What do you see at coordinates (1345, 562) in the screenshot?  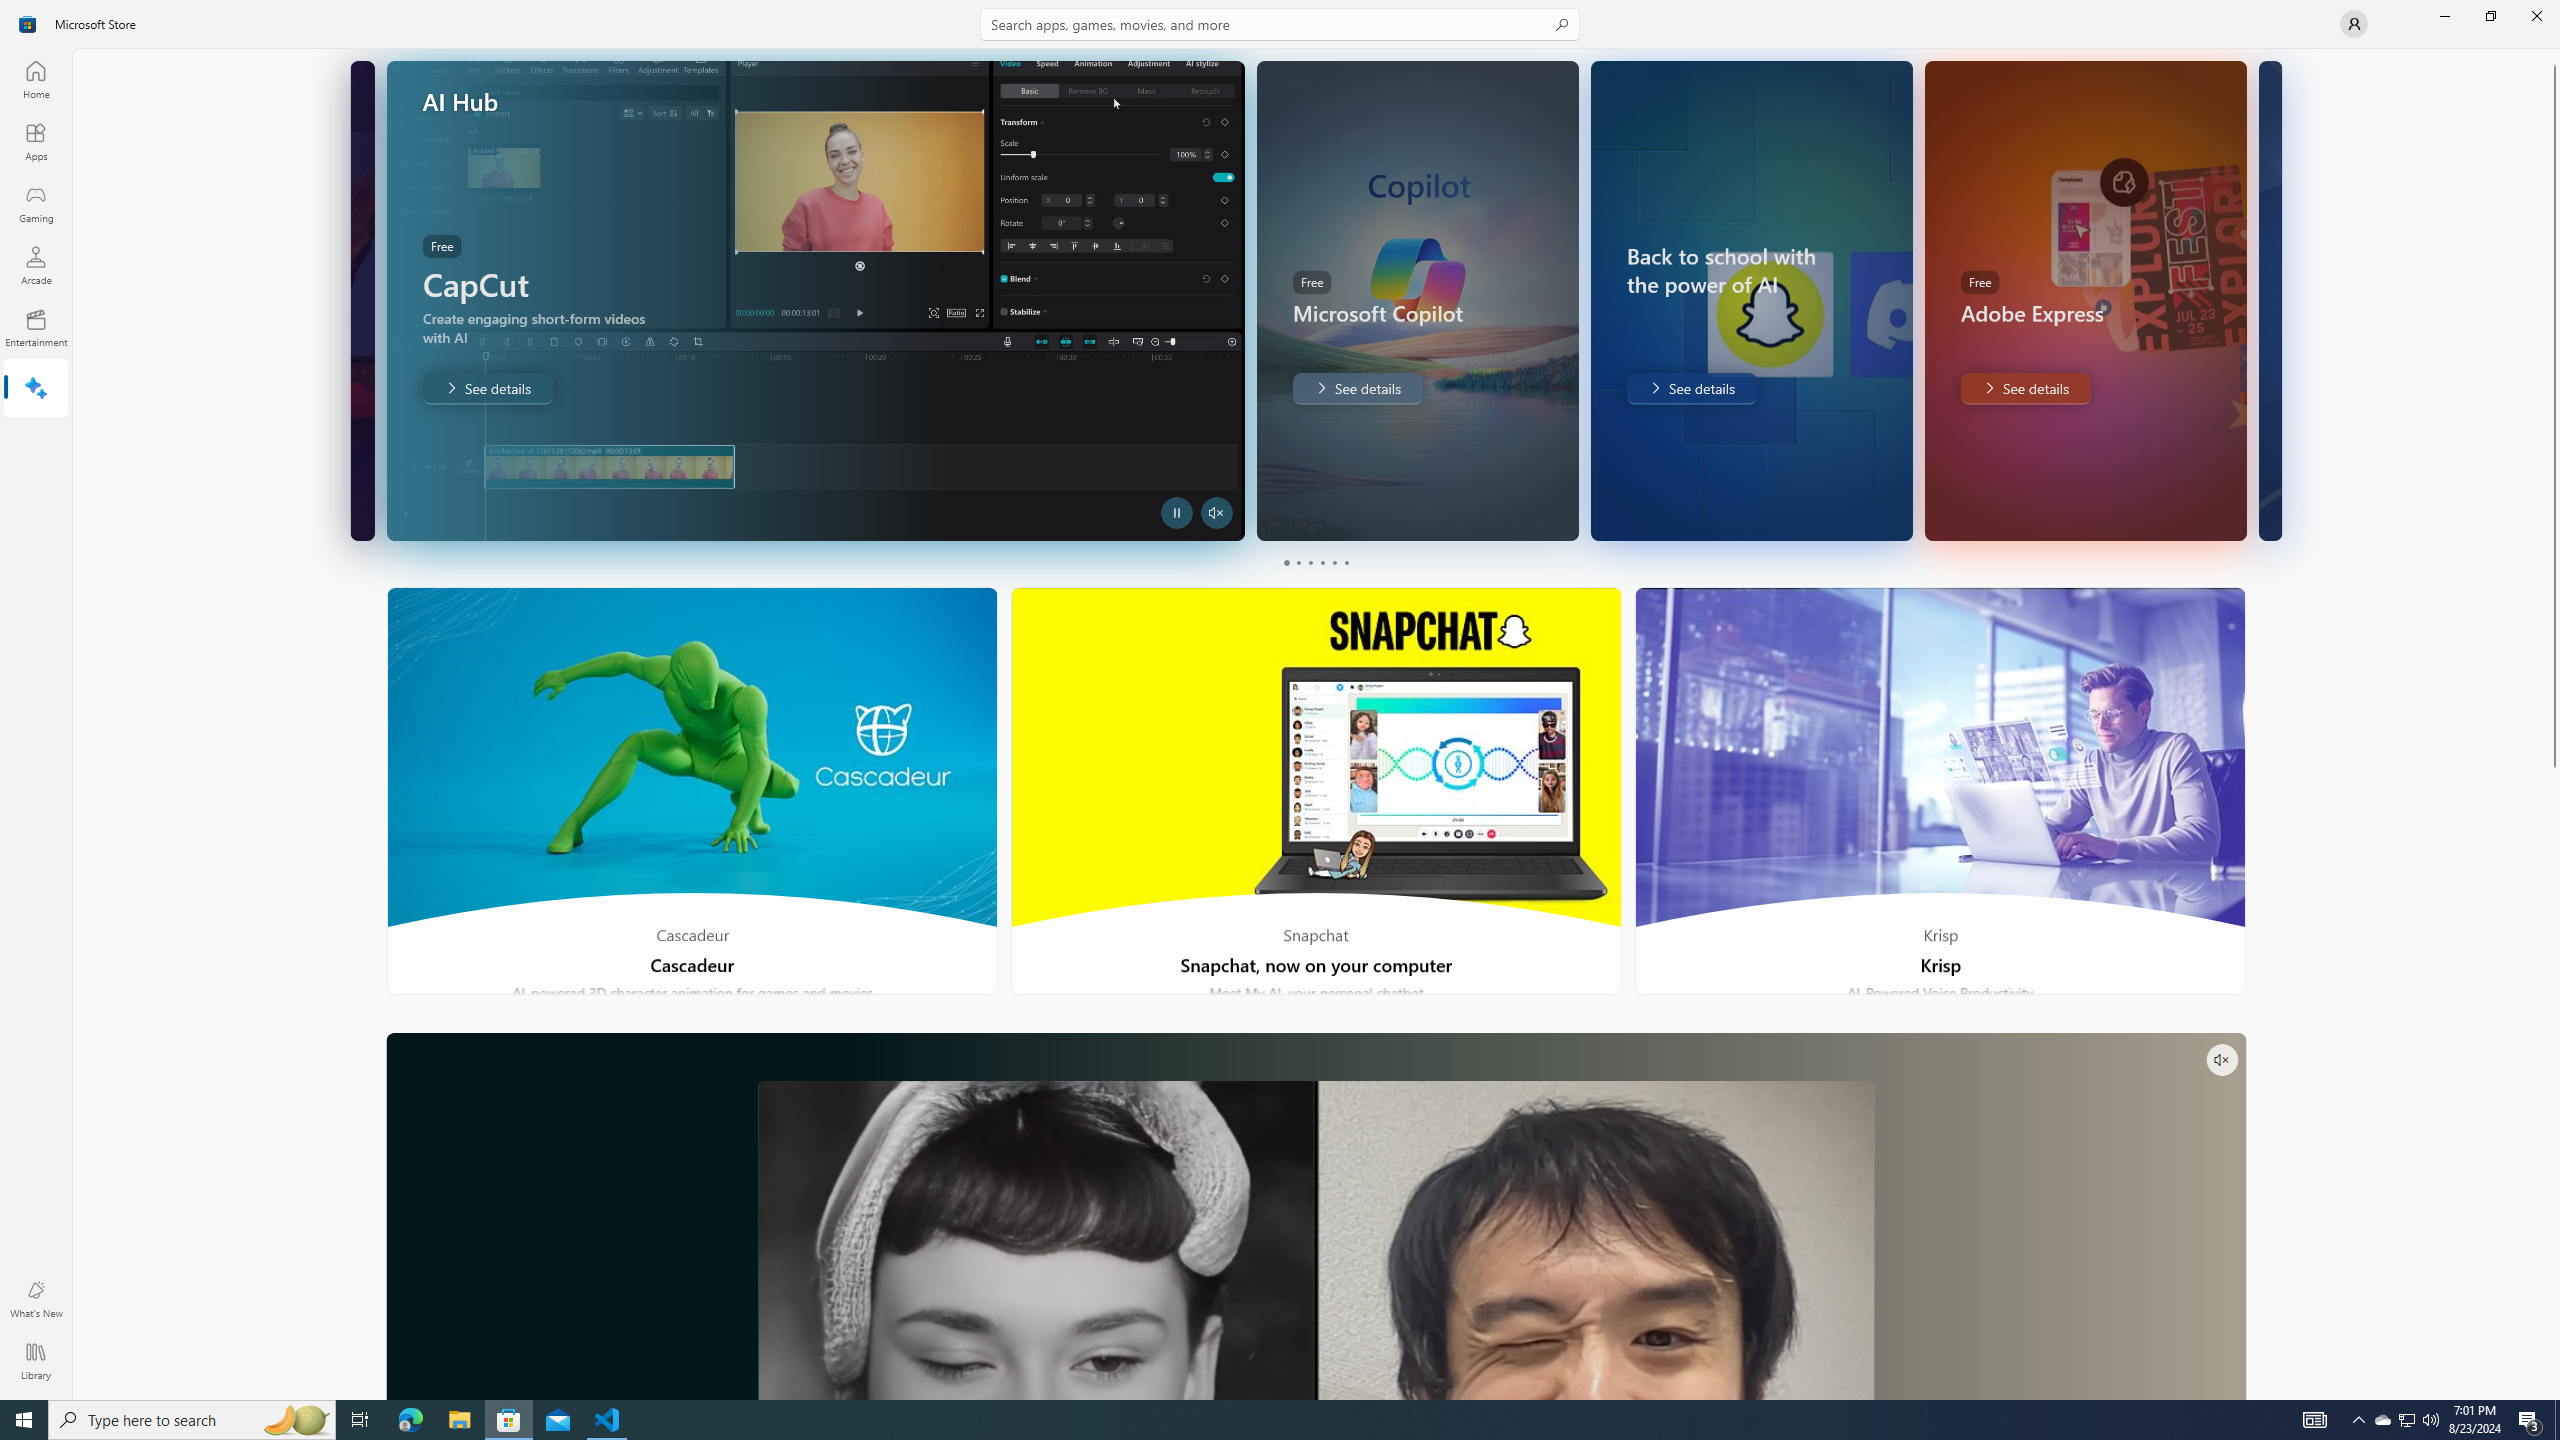 I see `'Page 6'` at bounding box center [1345, 562].